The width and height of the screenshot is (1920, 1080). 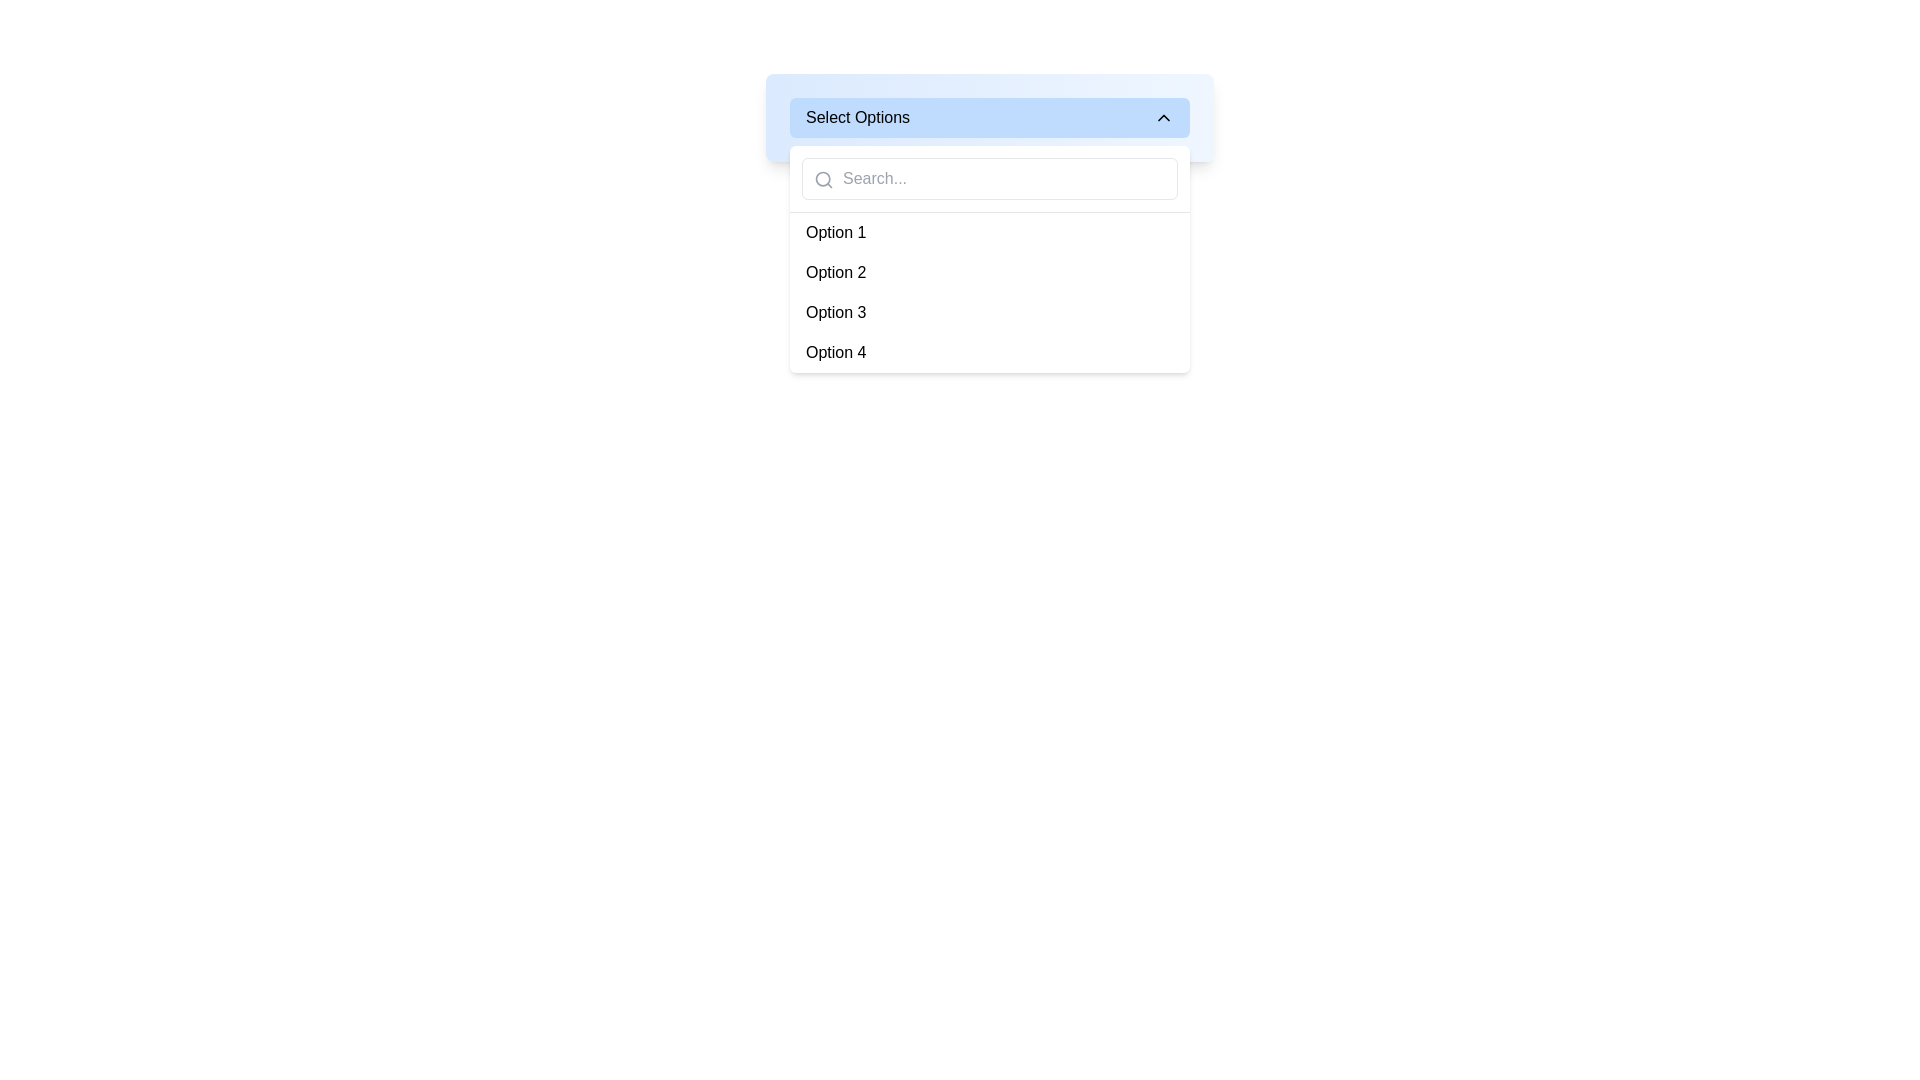 What do you see at coordinates (1163, 118) in the screenshot?
I see `the upward-pointing chevron icon located in the header section of the 'Select Options' dropdown menu` at bounding box center [1163, 118].